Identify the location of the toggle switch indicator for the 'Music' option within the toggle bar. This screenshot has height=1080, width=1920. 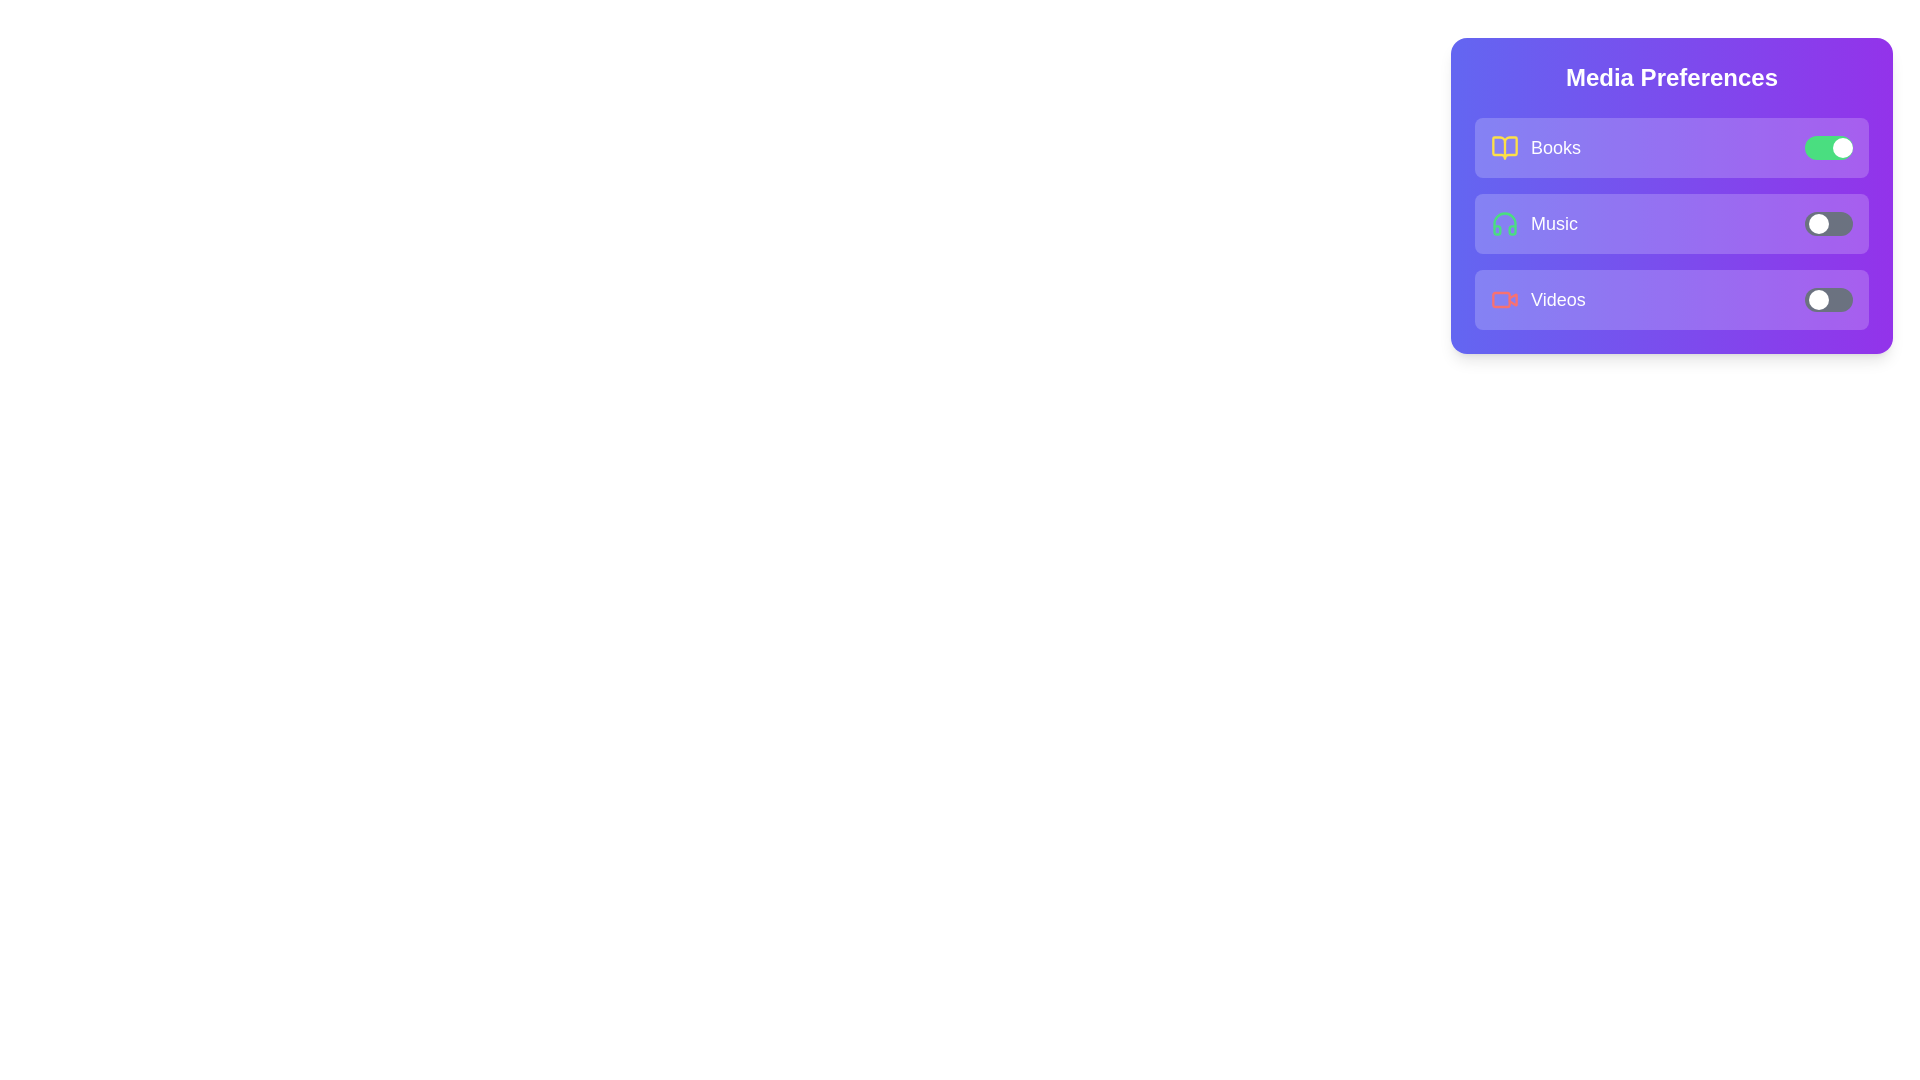
(1819, 223).